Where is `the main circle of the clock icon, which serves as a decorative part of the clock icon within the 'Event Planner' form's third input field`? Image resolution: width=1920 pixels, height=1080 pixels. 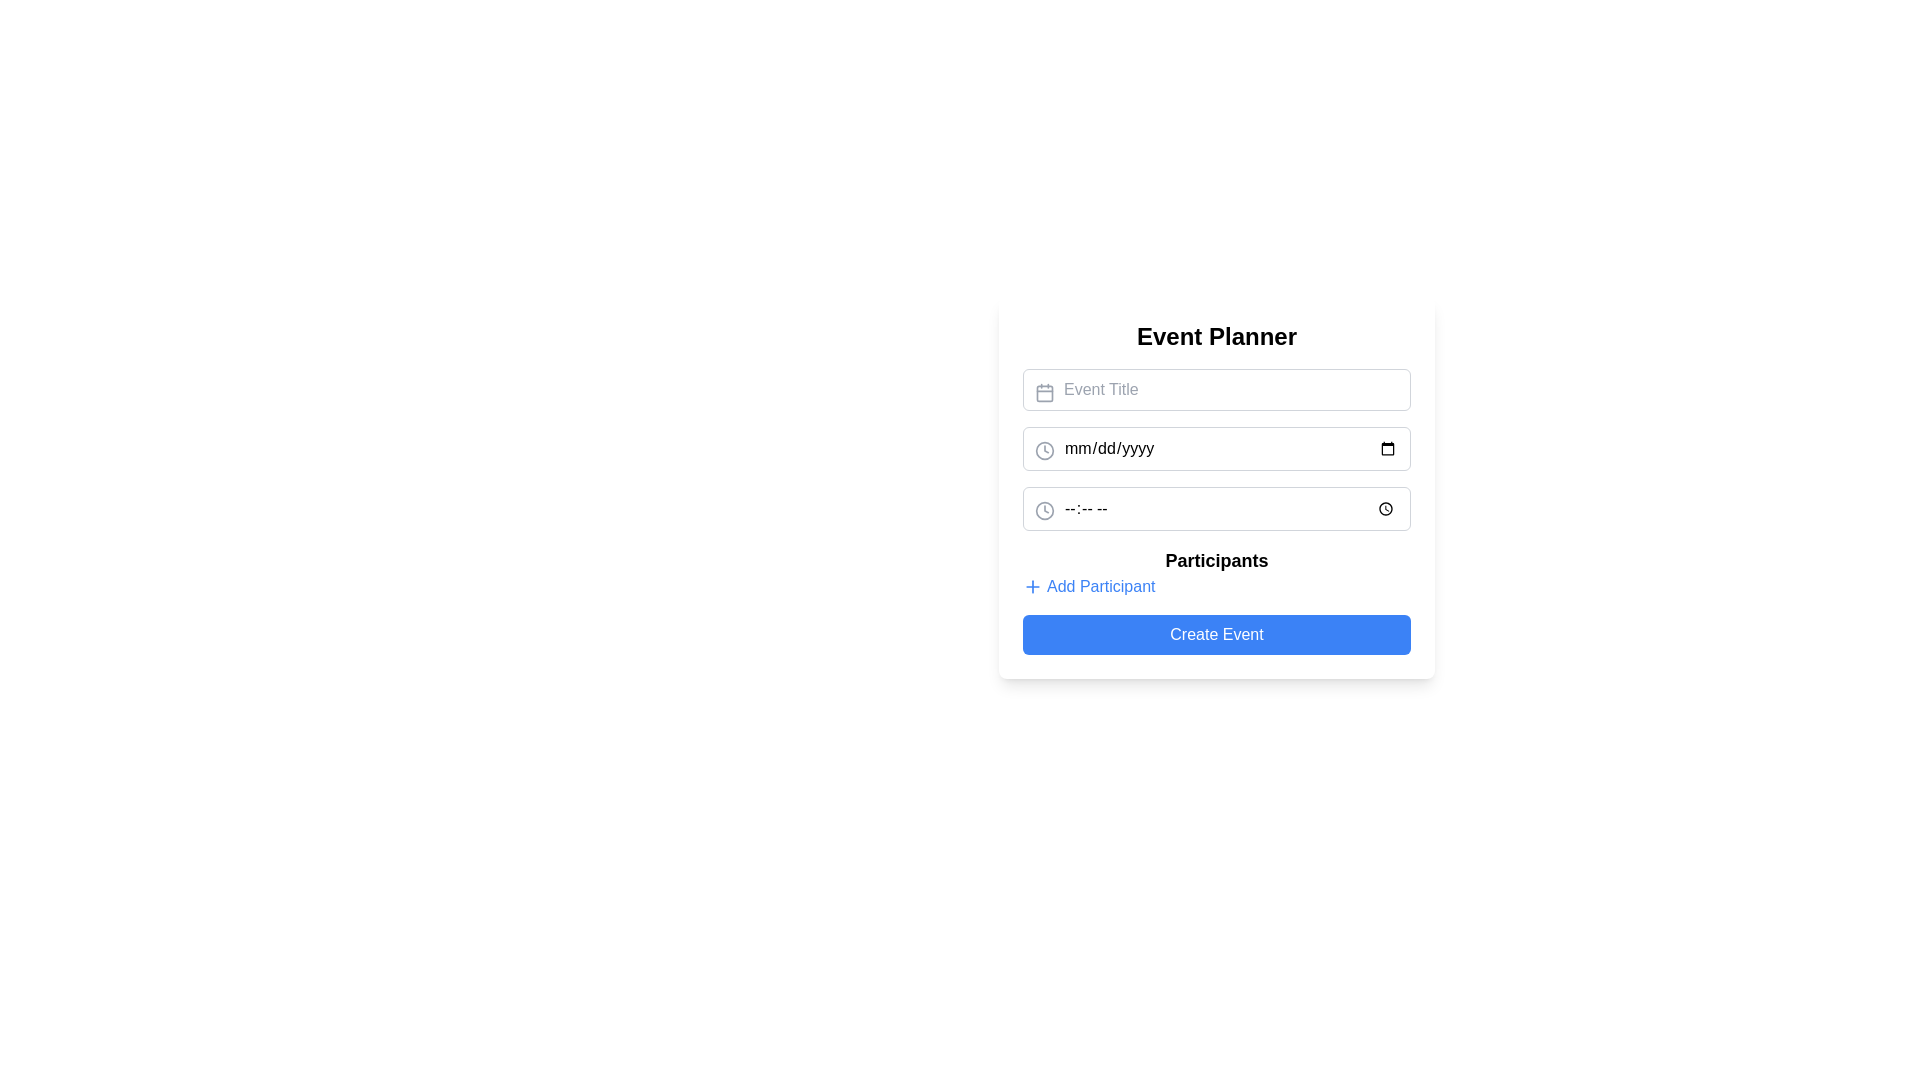
the main circle of the clock icon, which serves as a decorative part of the clock icon within the 'Event Planner' form's third input field is located at coordinates (1044, 508).